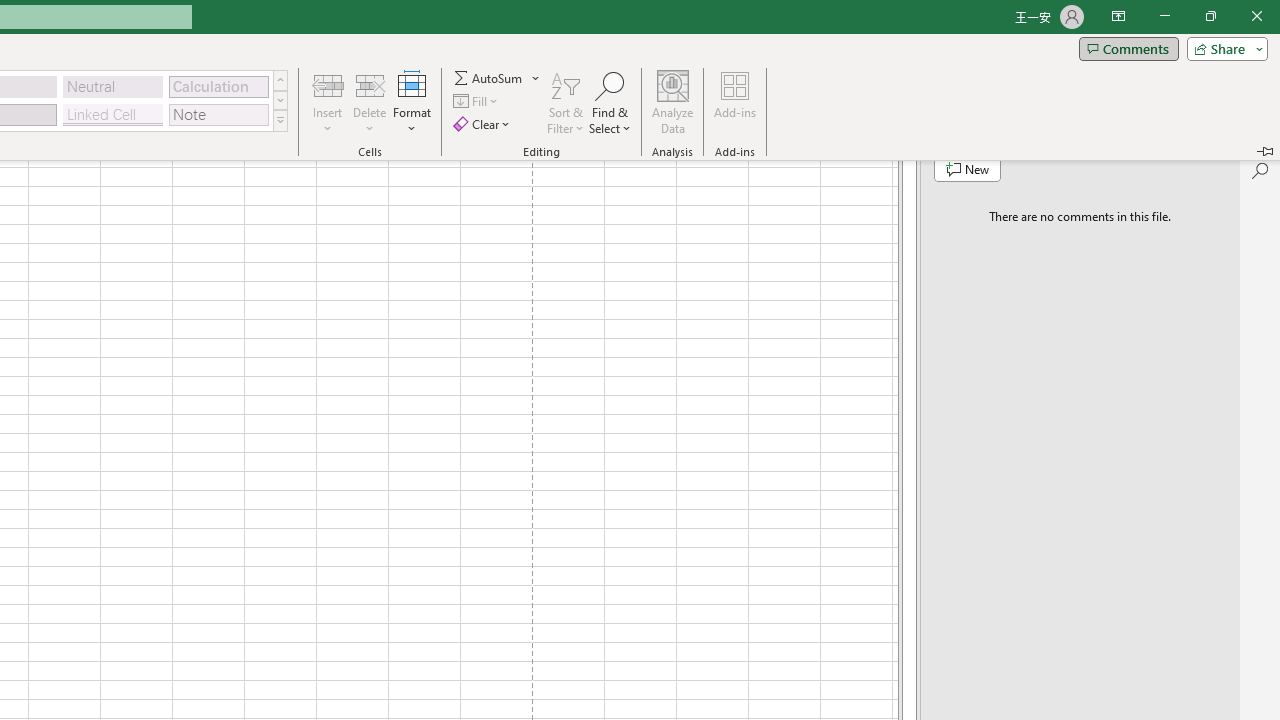 Image resolution: width=1280 pixels, height=720 pixels. I want to click on 'Minimize', so click(1164, 16).